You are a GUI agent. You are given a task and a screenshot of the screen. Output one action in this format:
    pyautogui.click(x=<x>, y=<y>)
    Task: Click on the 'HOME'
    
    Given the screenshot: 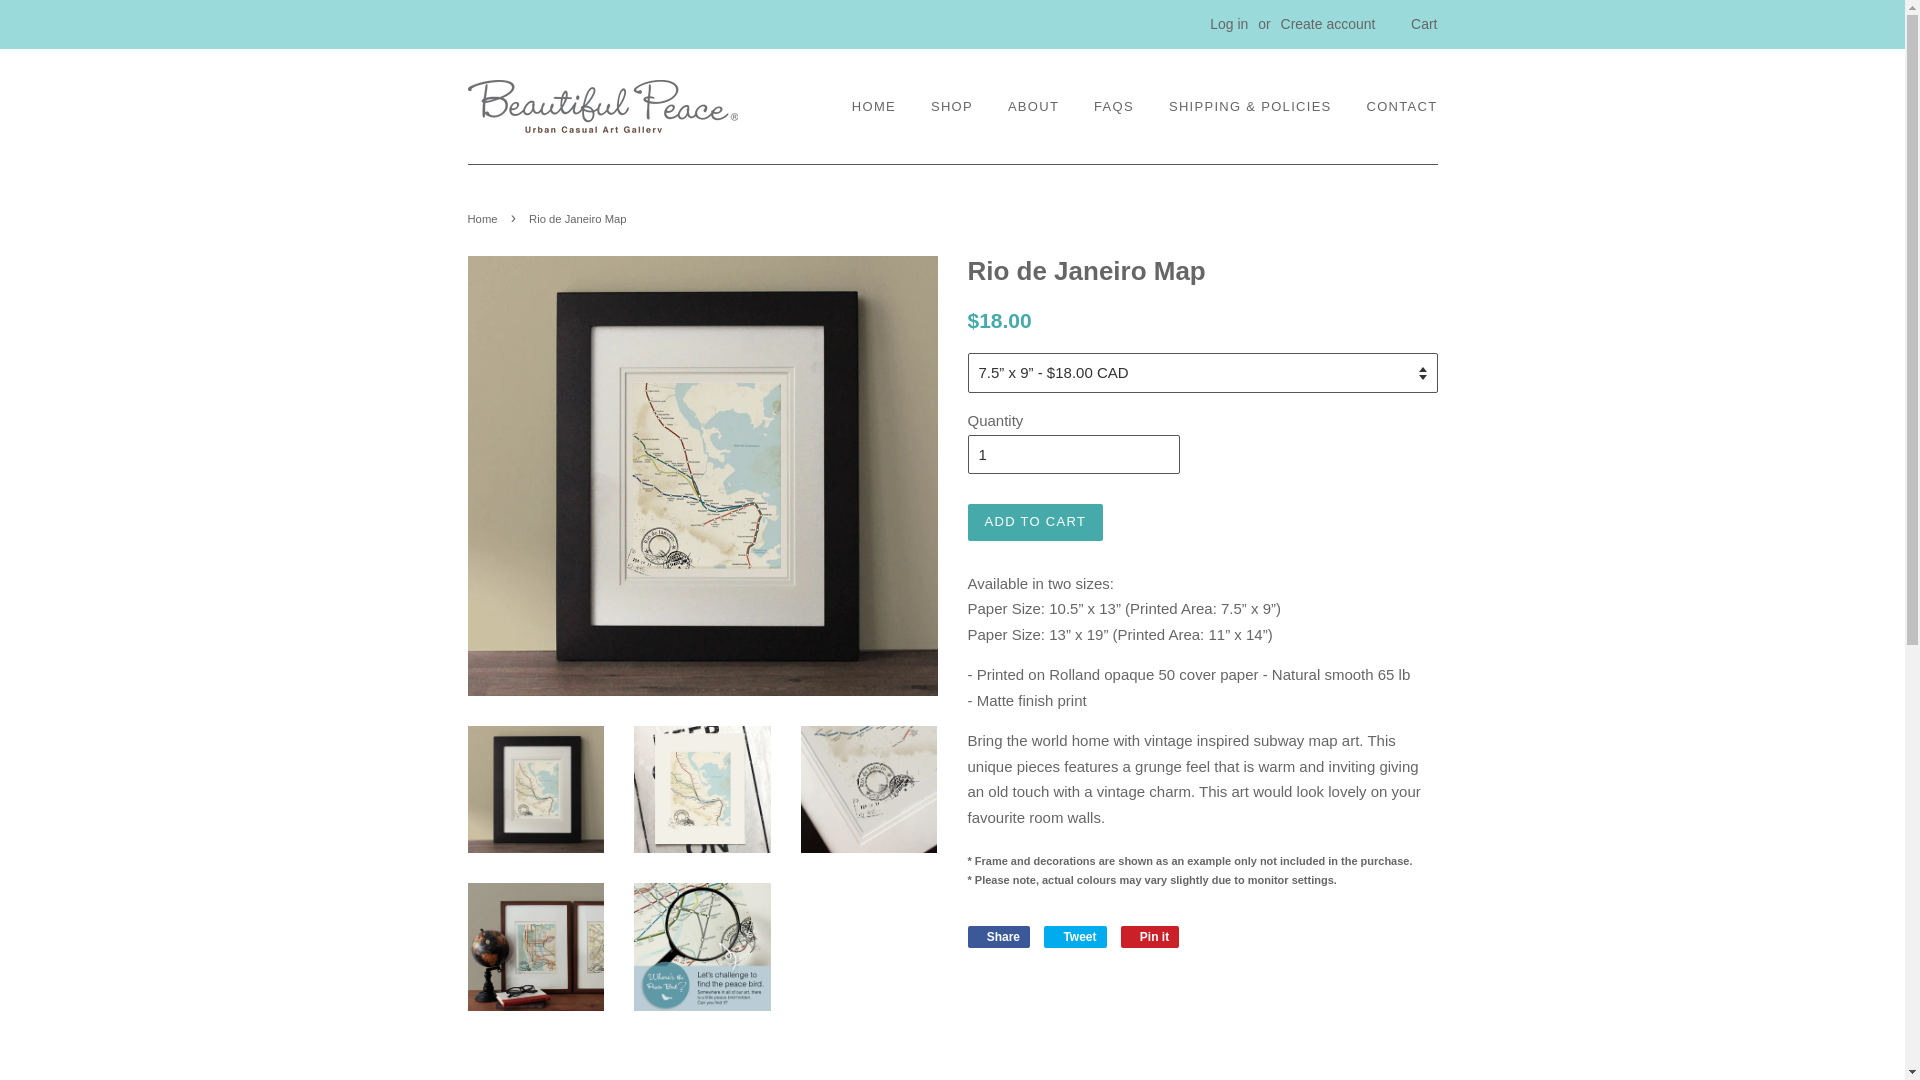 What is the action you would take?
    pyautogui.click(x=851, y=107)
    